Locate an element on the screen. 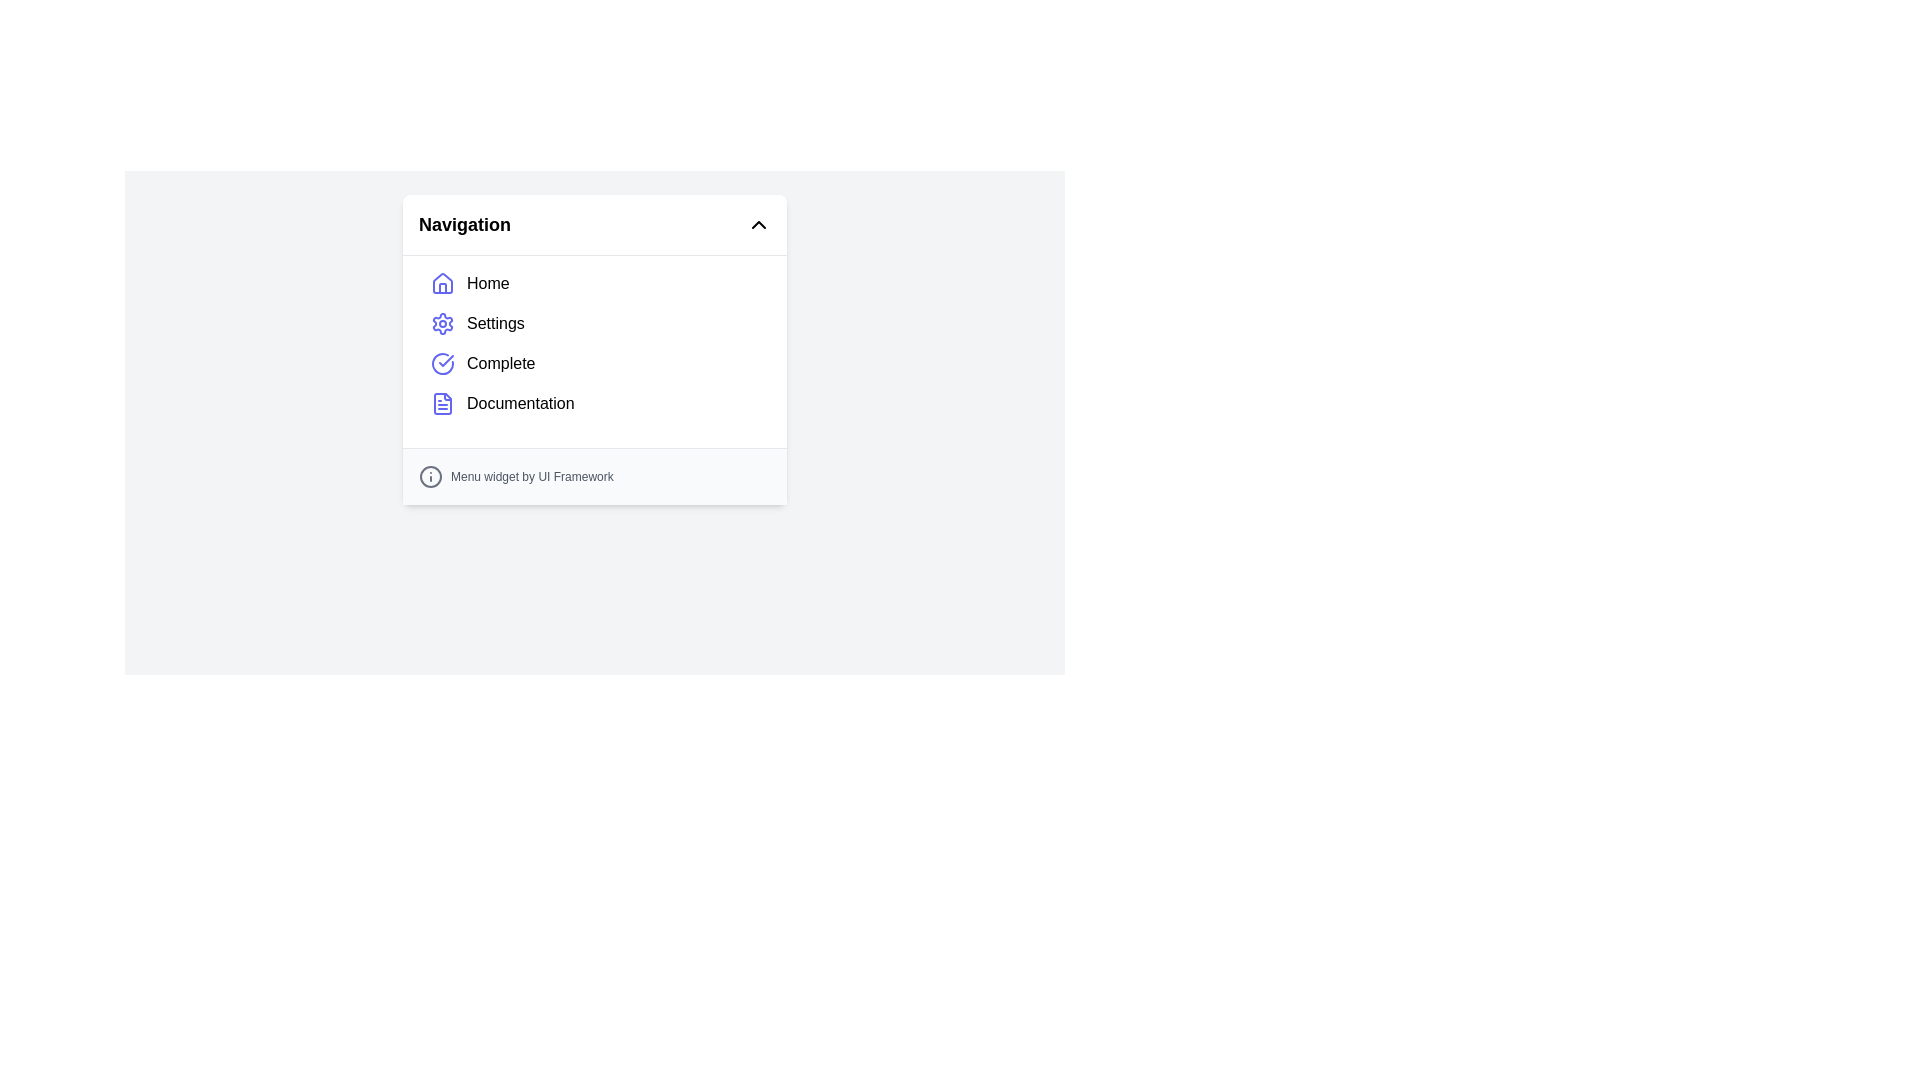  the small, upward-pointing chevron icon with a thin black stroke, located in the upper-right corner of the header row, aligned with the 'Navigation' header text is located at coordinates (757, 224).